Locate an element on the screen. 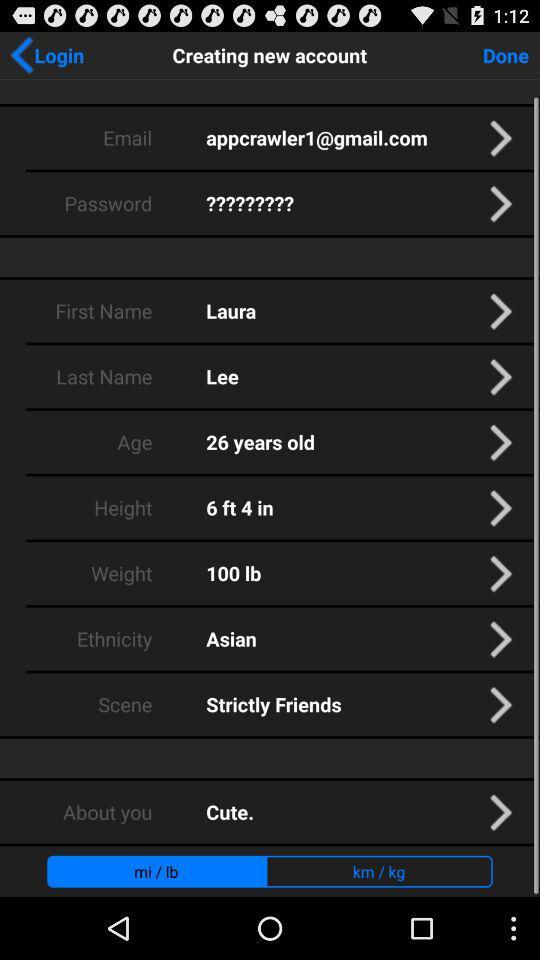 This screenshot has width=540, height=960. the app to the left of the creating new account app is located at coordinates (46, 54).